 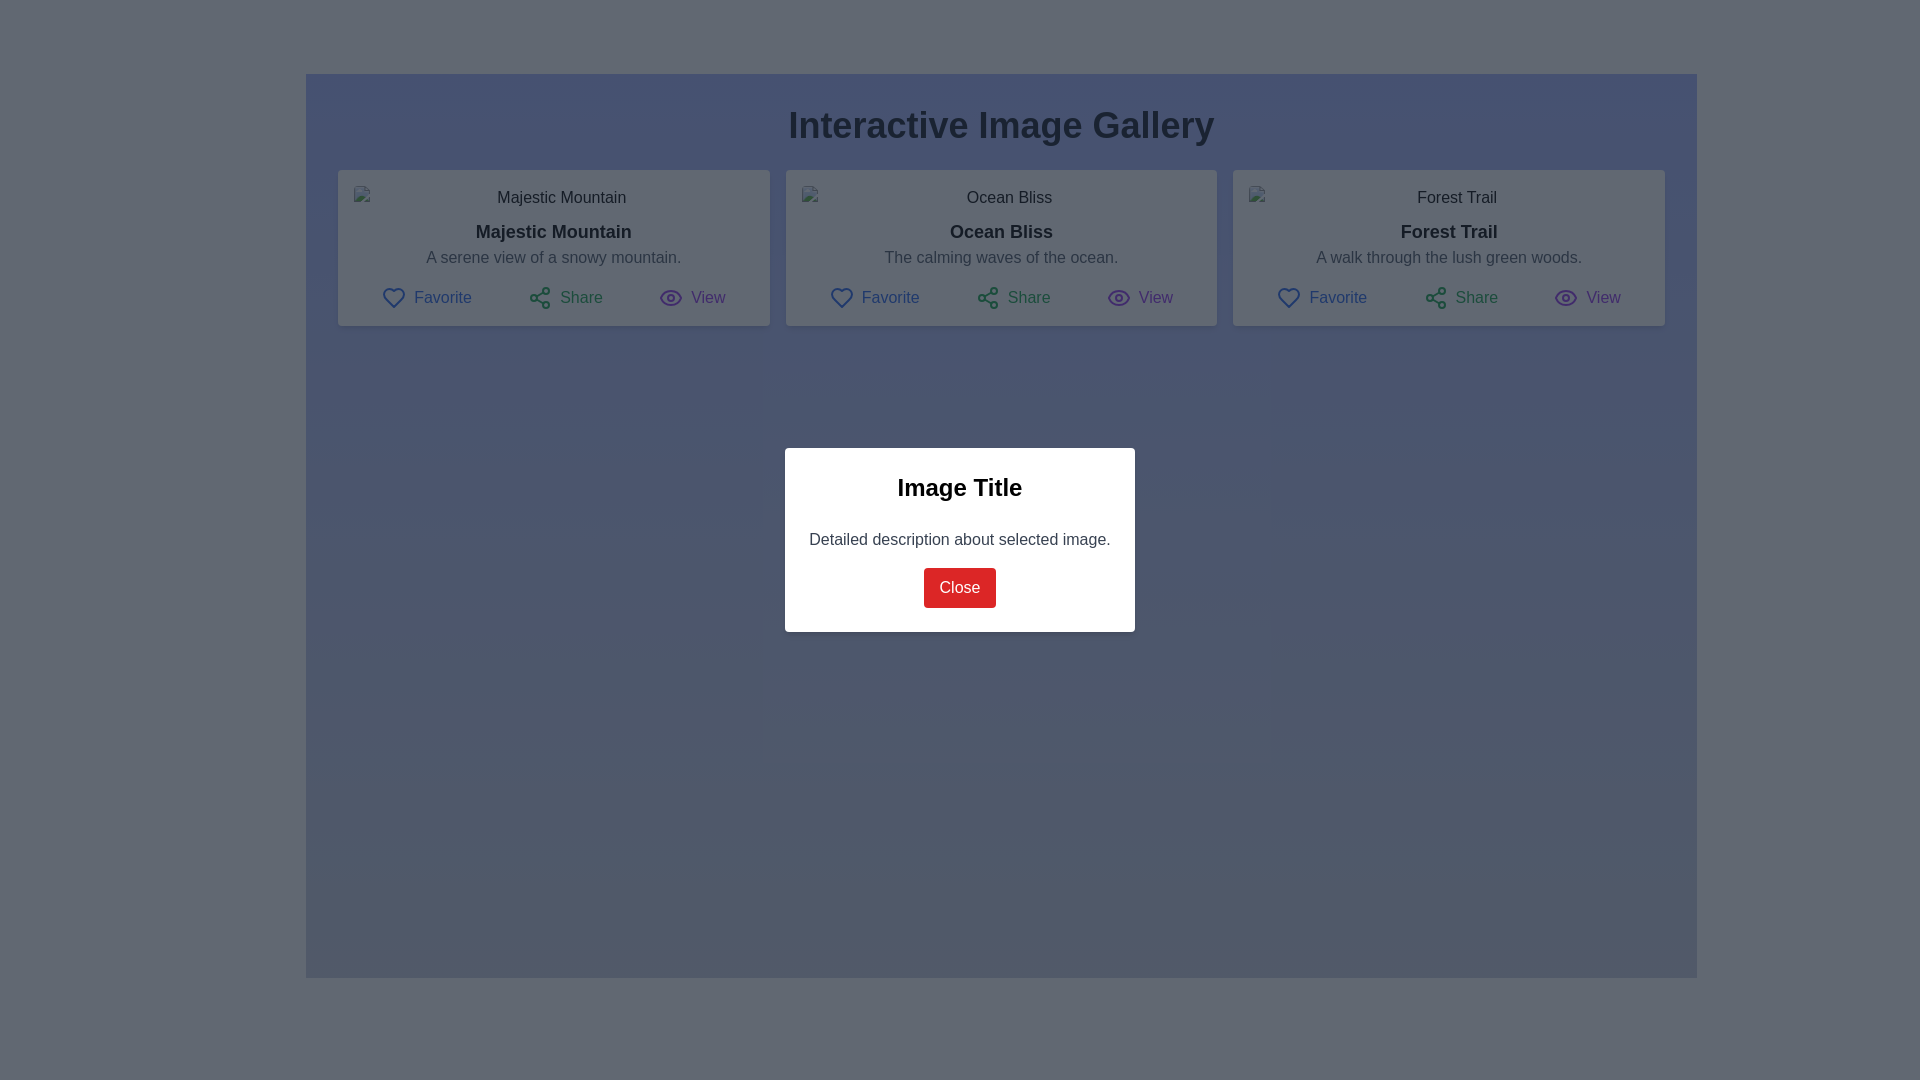 What do you see at coordinates (553, 257) in the screenshot?
I see `the text label that reads 'A serene view of a snowy mountain.' It is styled in gray and positioned beneath the title 'Majestic Mountain' within the first card of image cards` at bounding box center [553, 257].